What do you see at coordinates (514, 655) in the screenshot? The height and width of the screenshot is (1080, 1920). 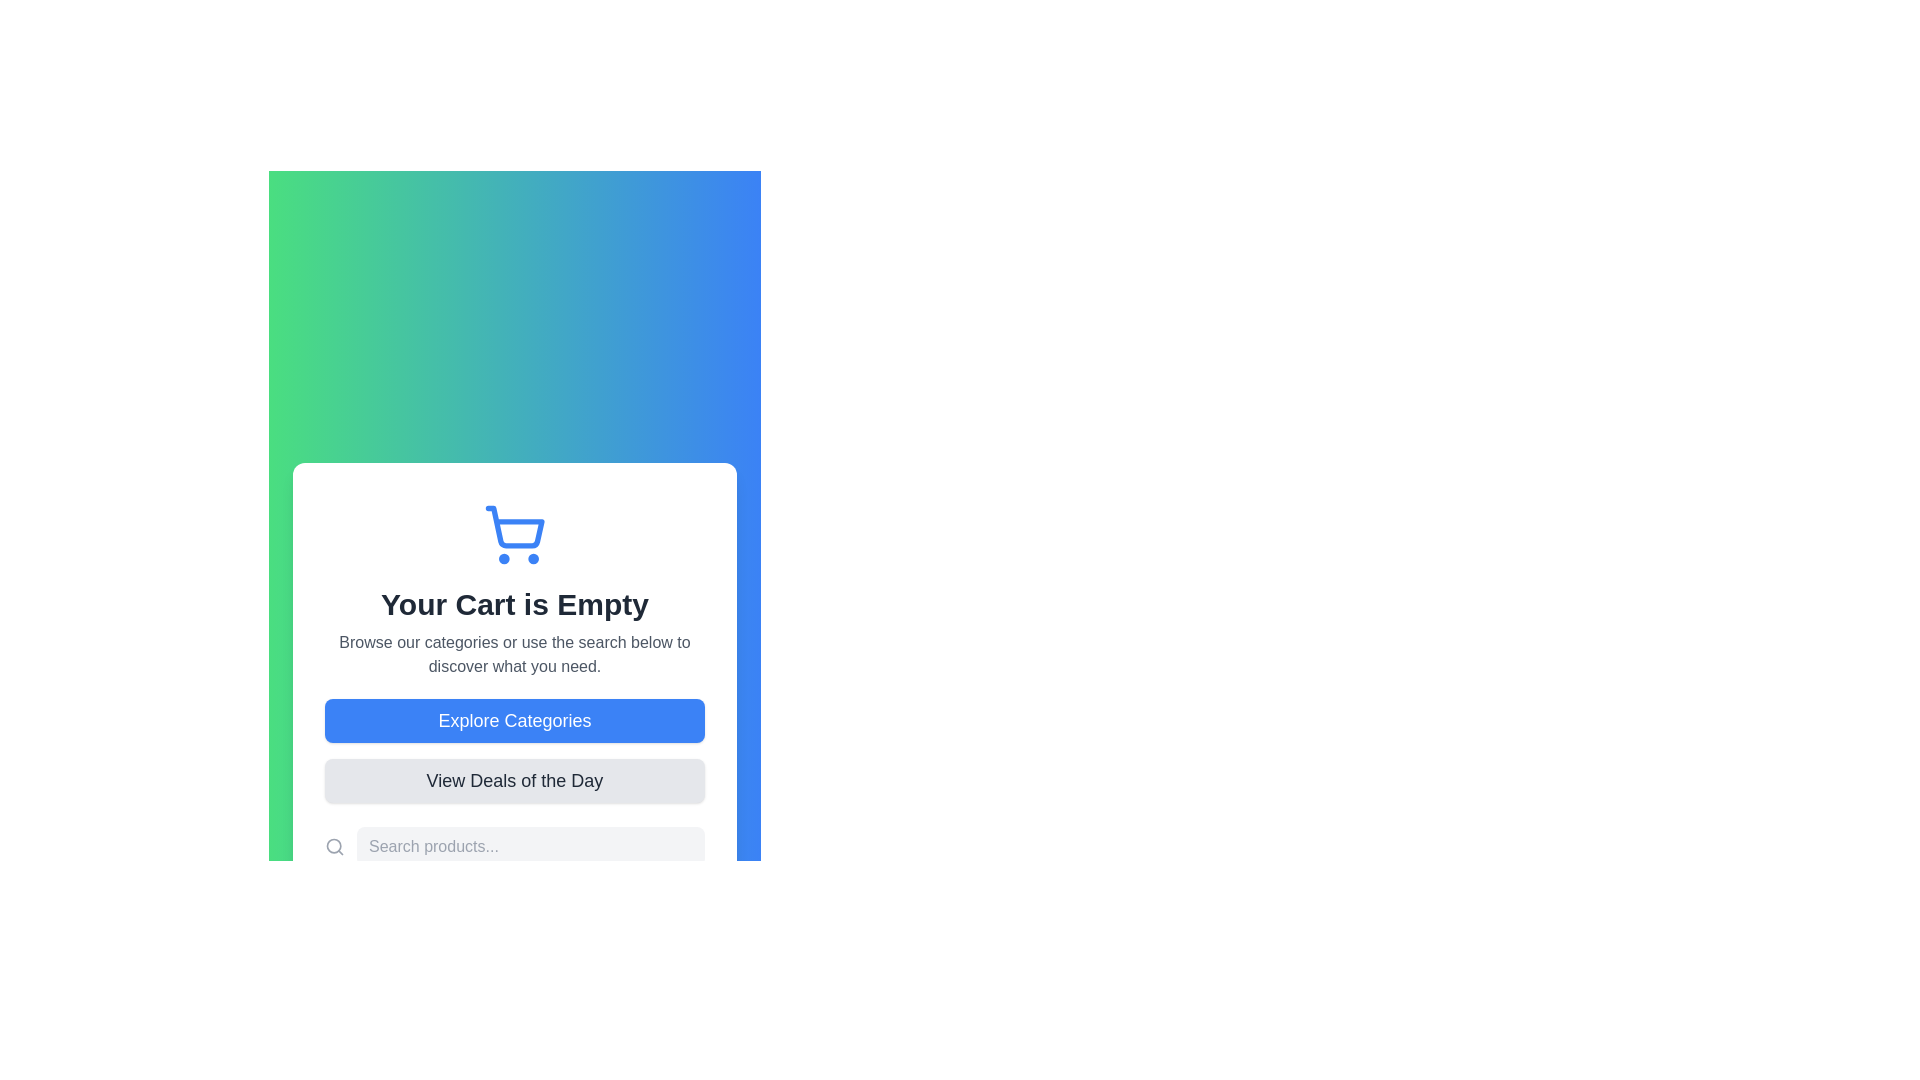 I see `the instructional text label located below 'Your Cart is Empty' and above the 'Explore Categories' button, which guides users` at bounding box center [514, 655].